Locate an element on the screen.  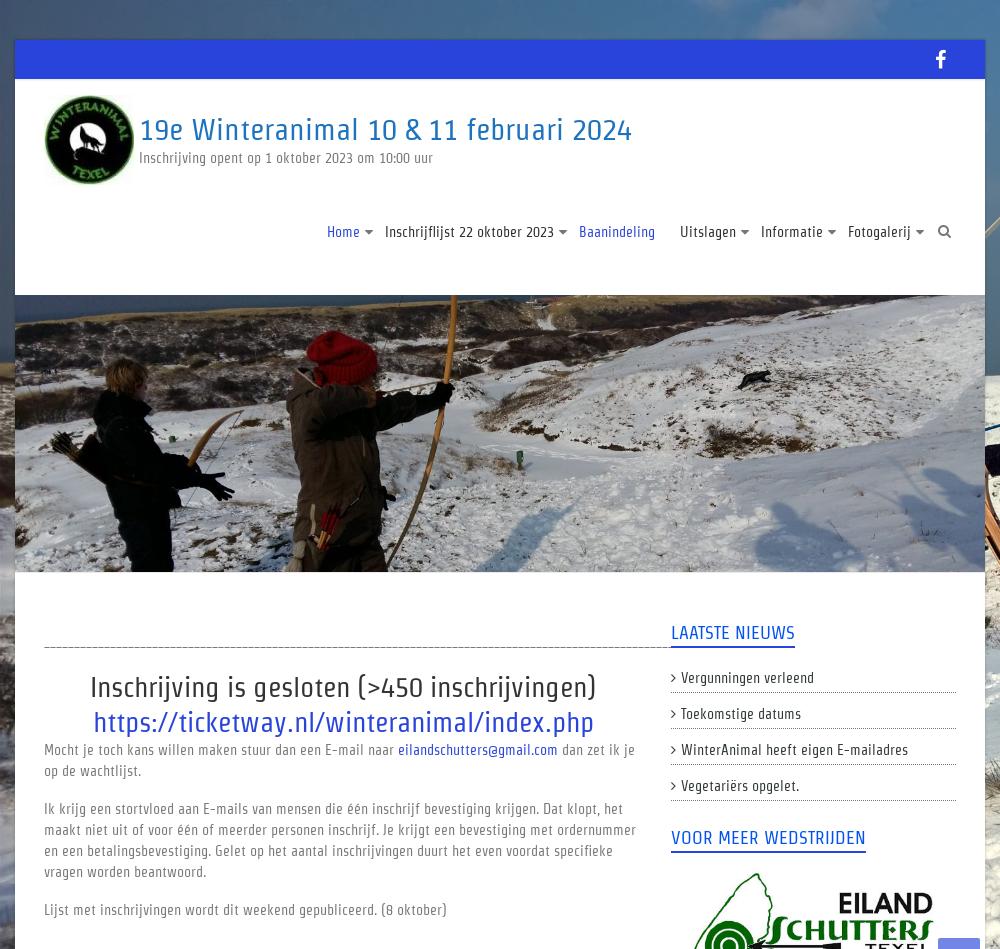
'19e Winteranimal  10 & 11 februari 2024' is located at coordinates (385, 129).